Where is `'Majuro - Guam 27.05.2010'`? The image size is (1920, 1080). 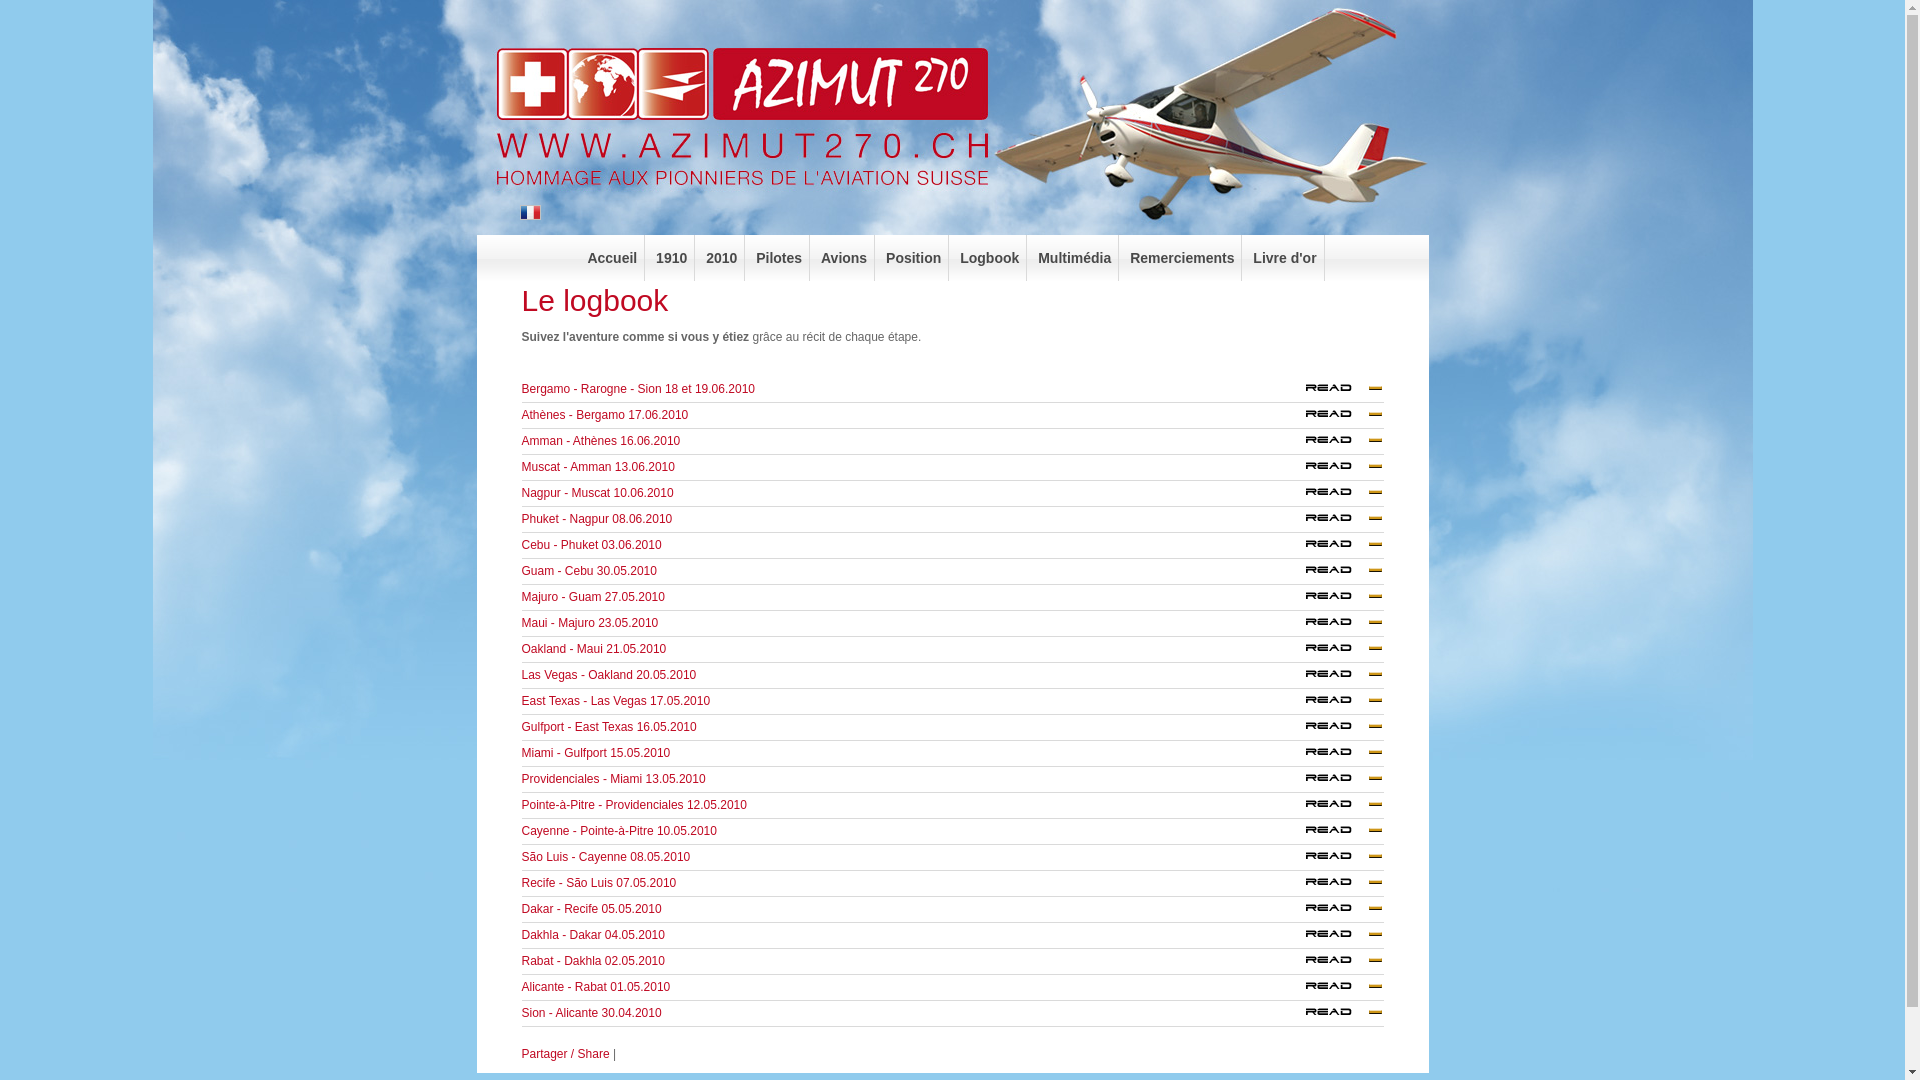 'Majuro - Guam 27.05.2010' is located at coordinates (592, 596).